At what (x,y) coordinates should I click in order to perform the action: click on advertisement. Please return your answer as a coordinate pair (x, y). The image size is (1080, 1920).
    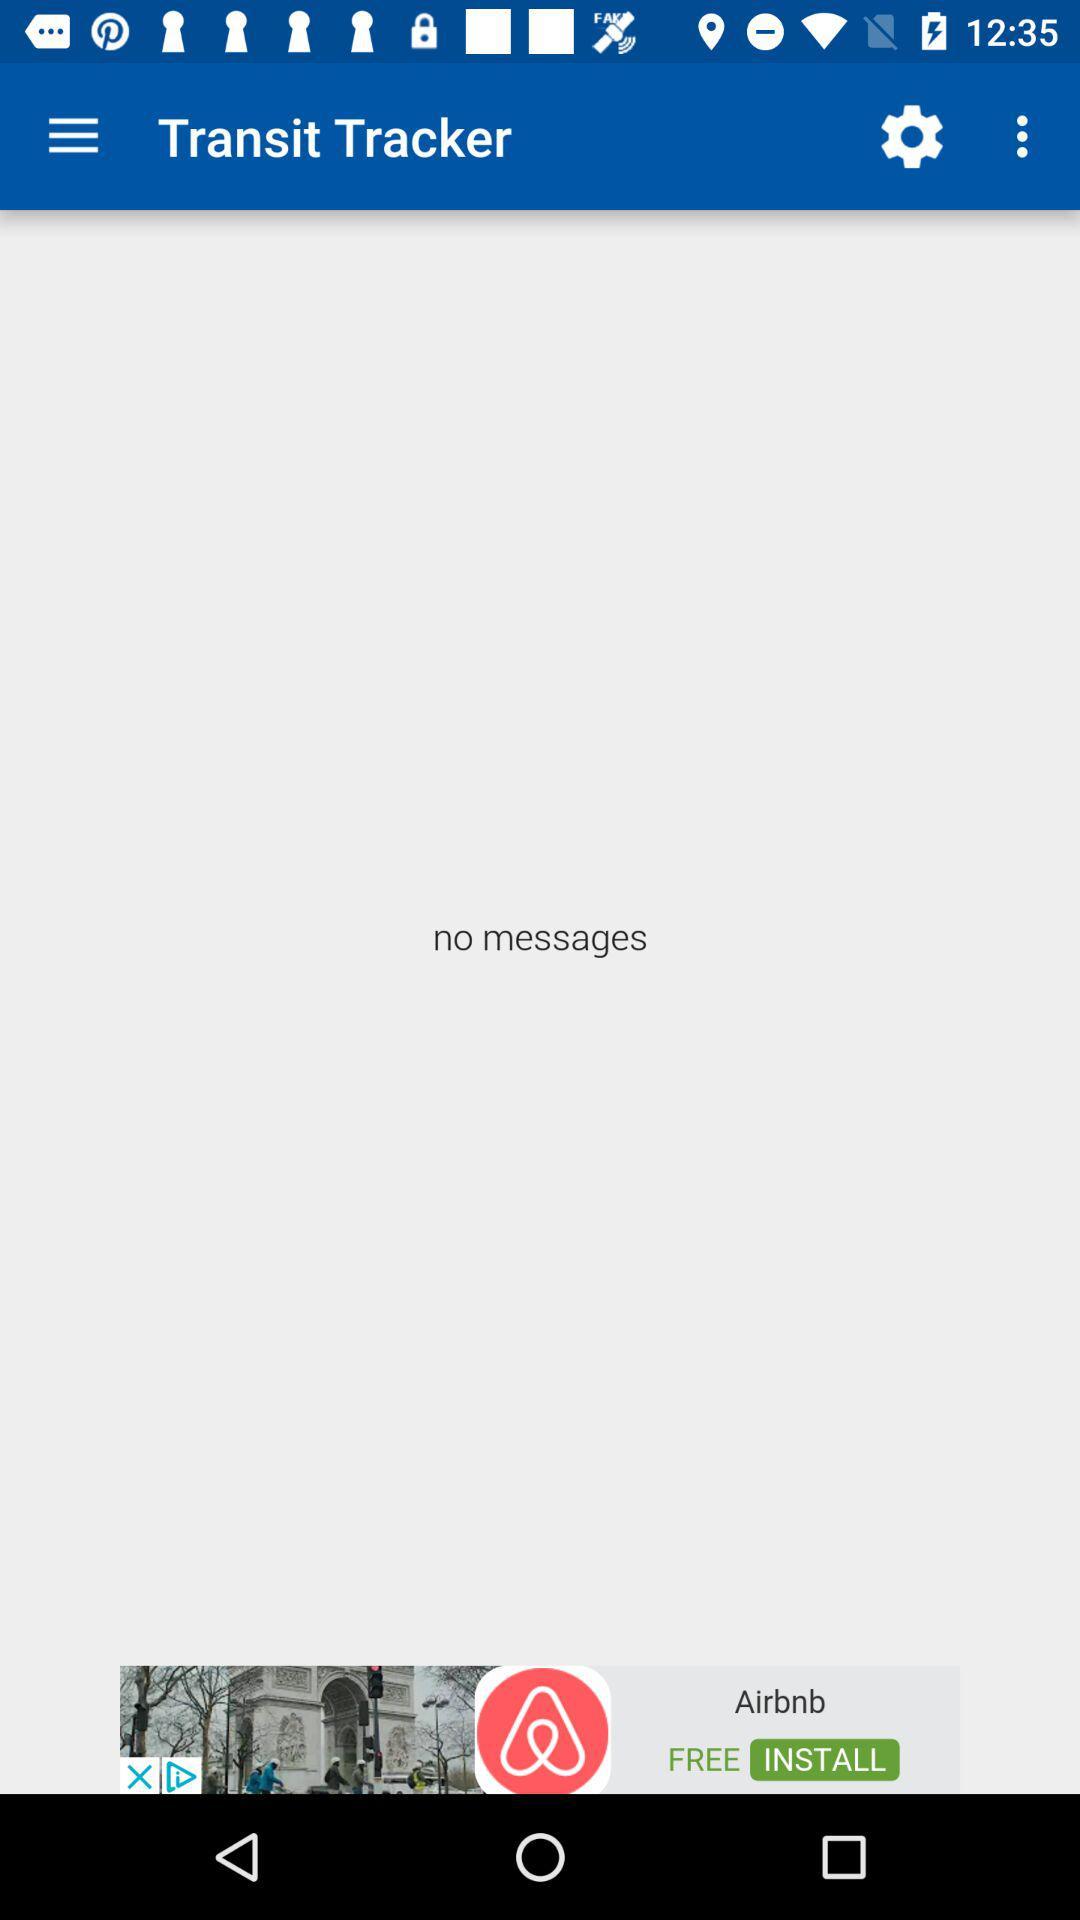
    Looking at the image, I should click on (540, 1727).